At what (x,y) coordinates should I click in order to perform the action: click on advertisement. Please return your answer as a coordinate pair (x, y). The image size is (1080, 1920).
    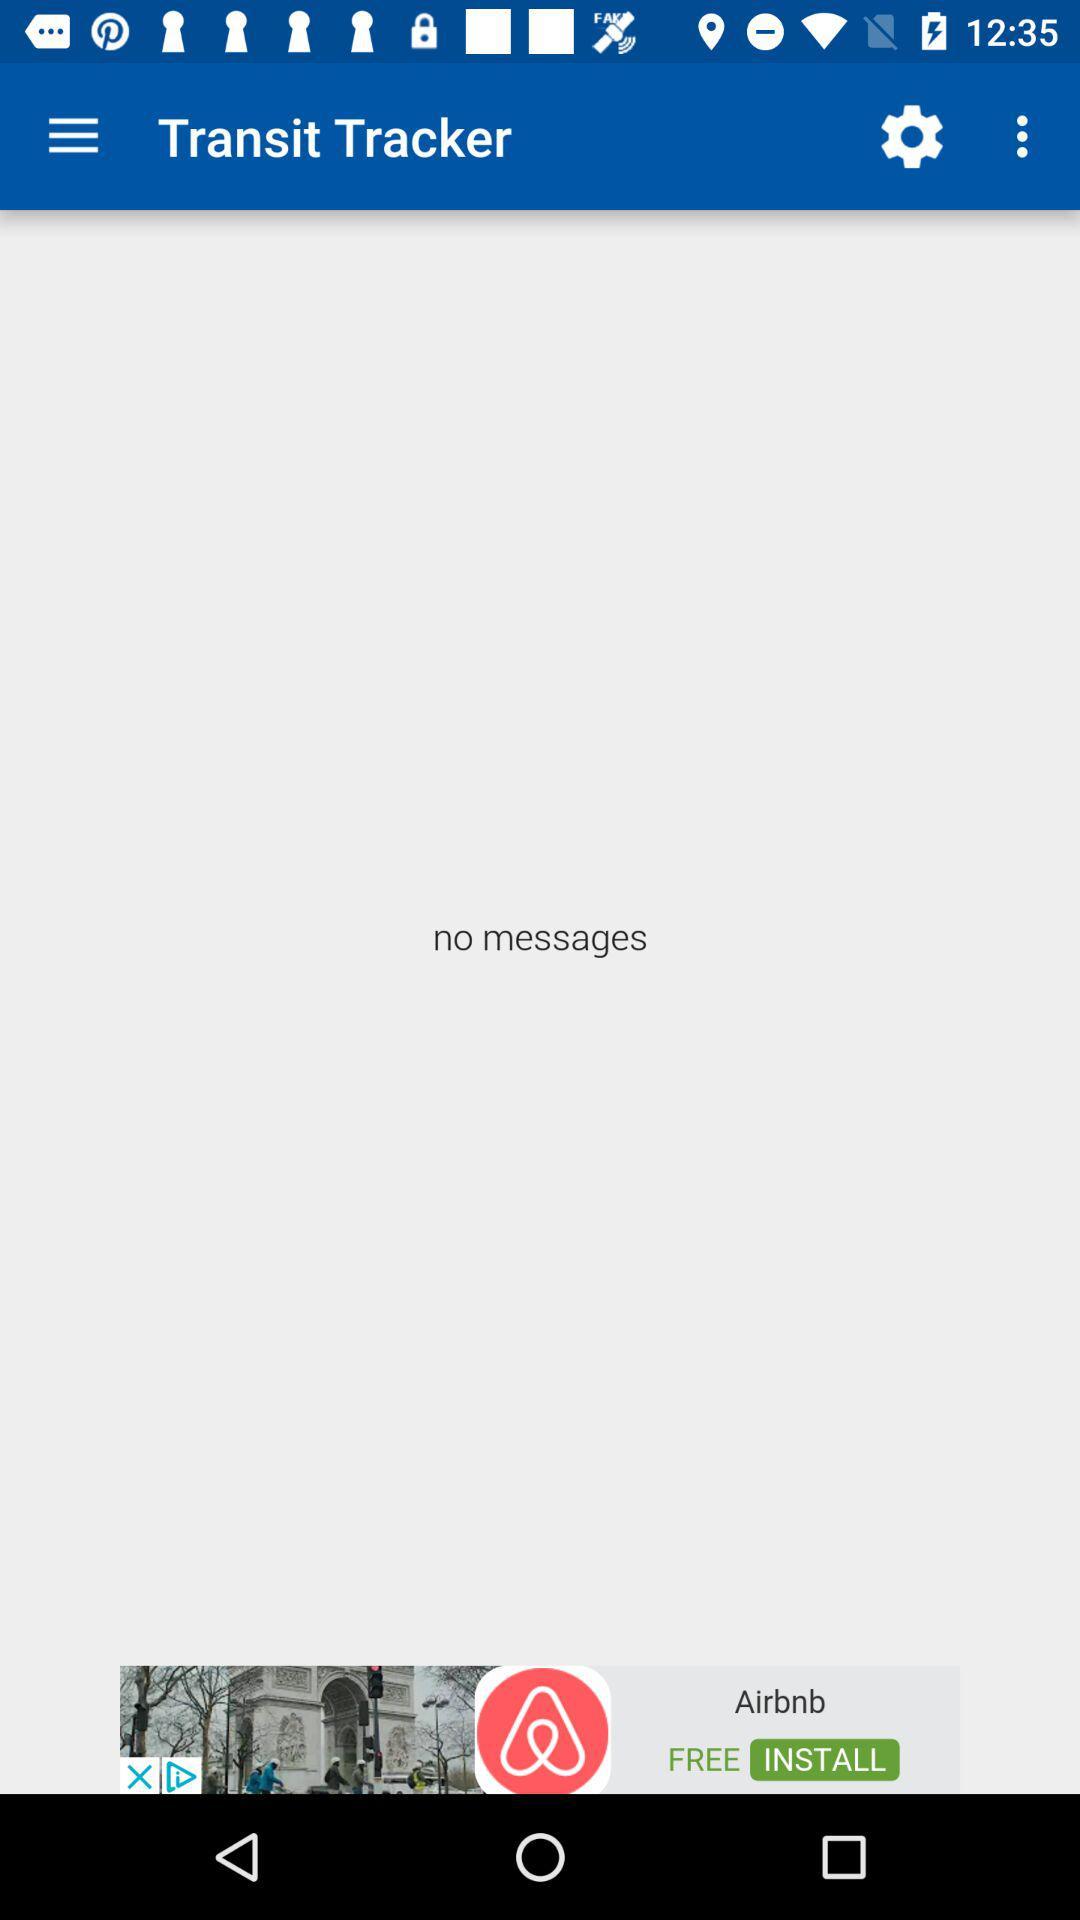
    Looking at the image, I should click on (540, 1727).